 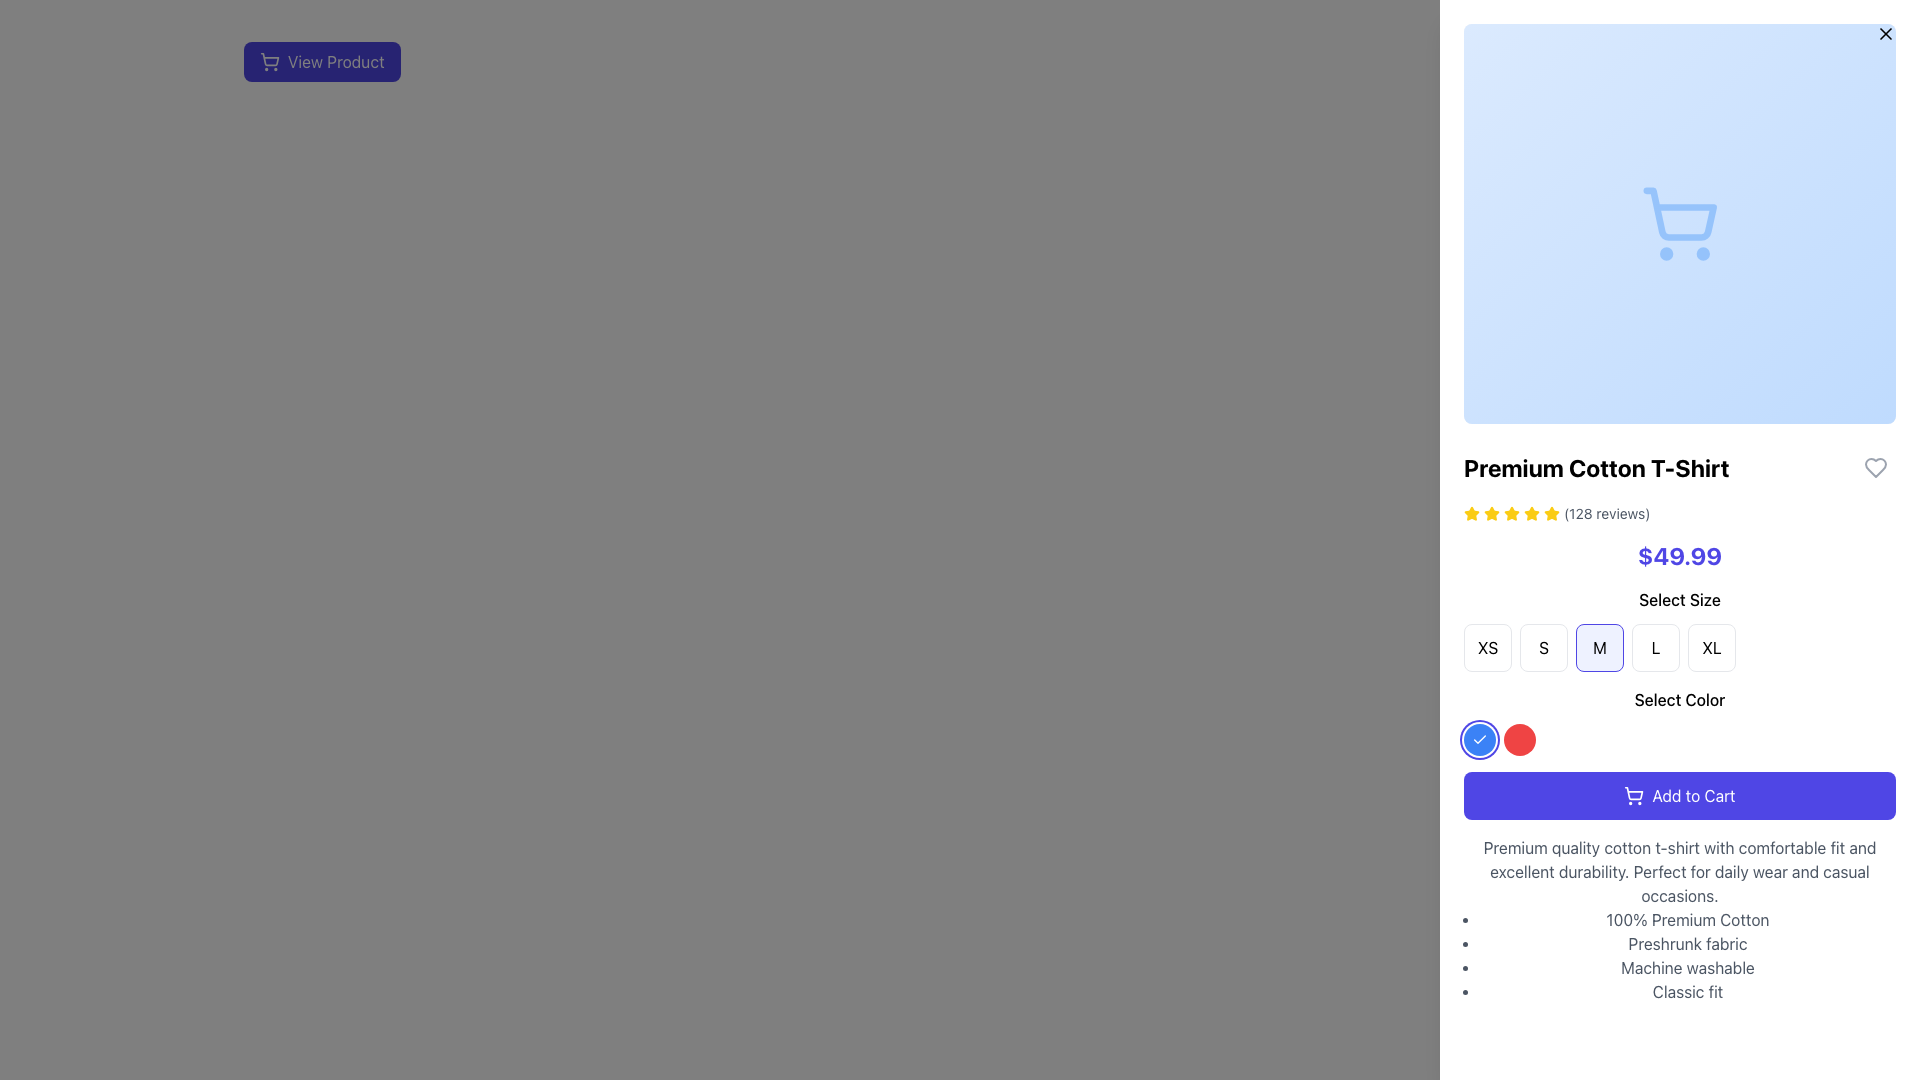 I want to click on the text label displaying 'Preshrunk fabric', so click(x=1687, y=944).